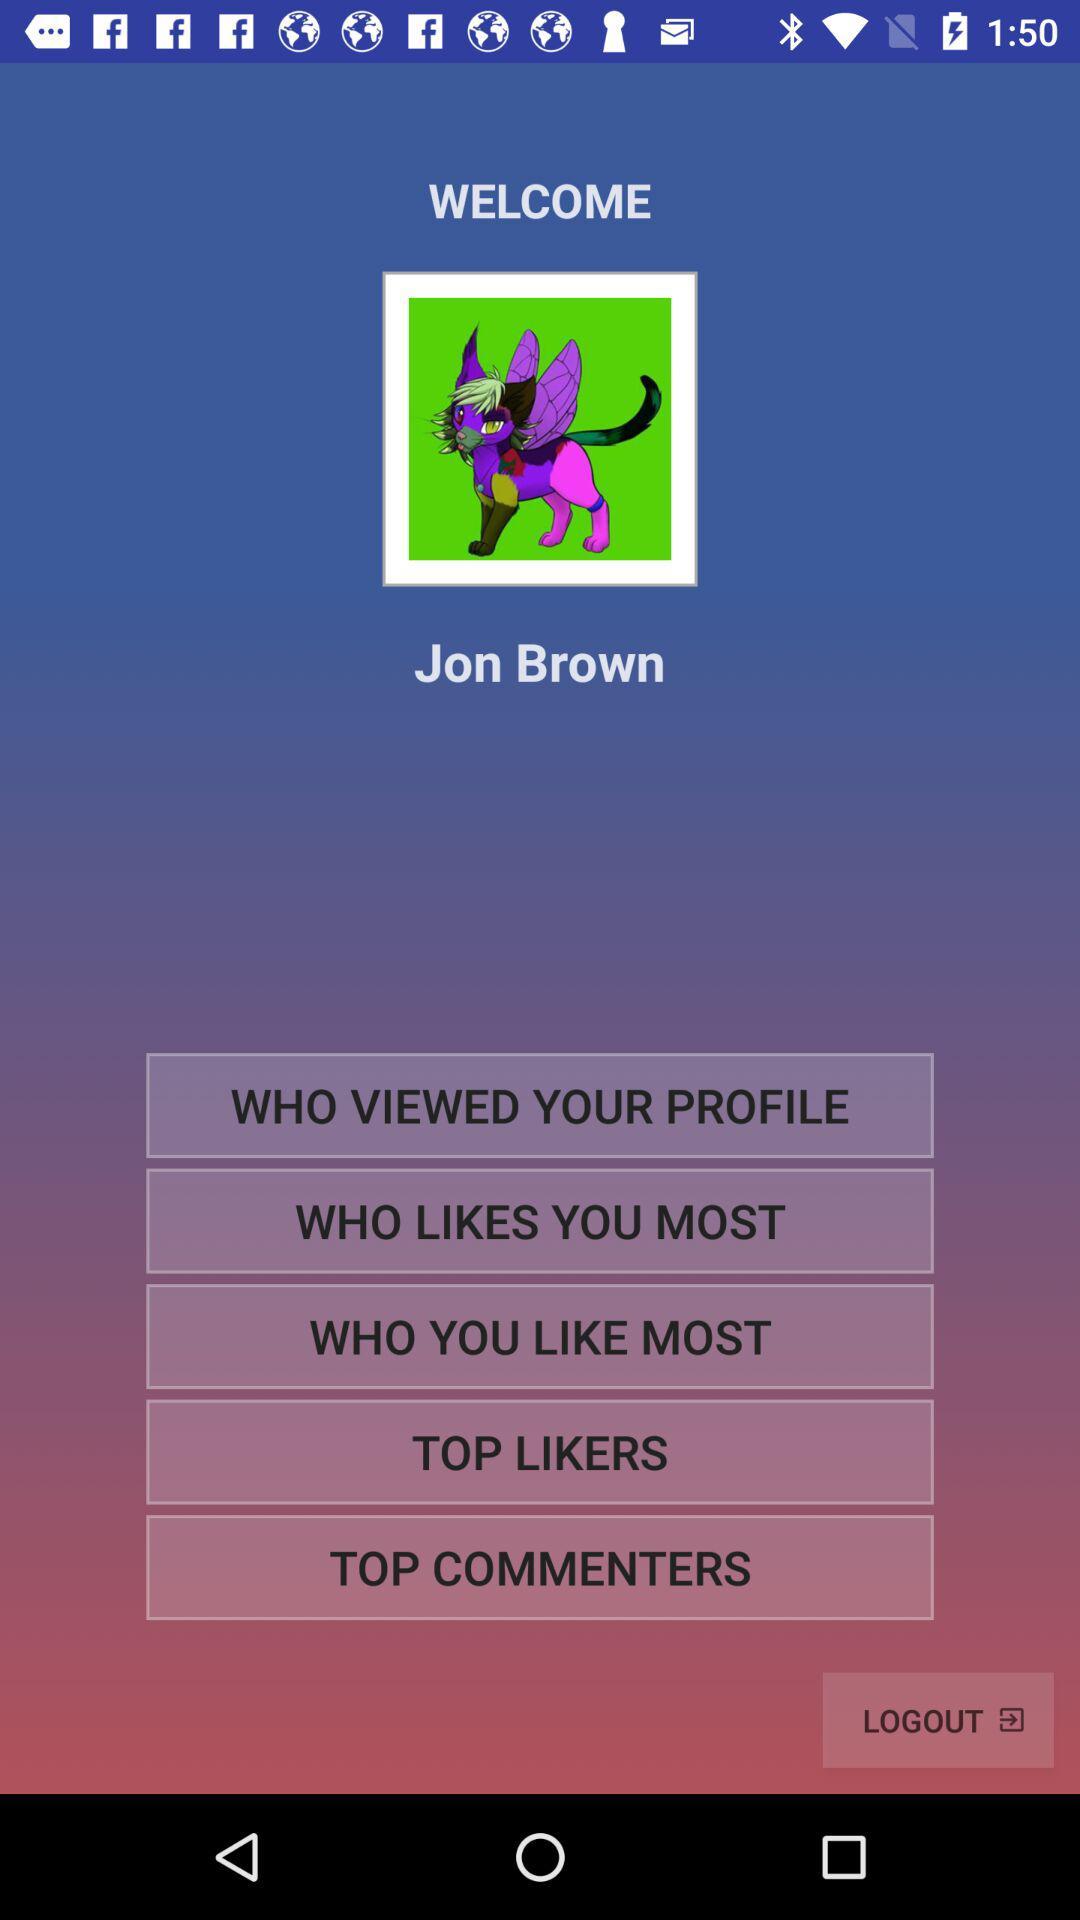  I want to click on item at the bottom right corner, so click(938, 1719).